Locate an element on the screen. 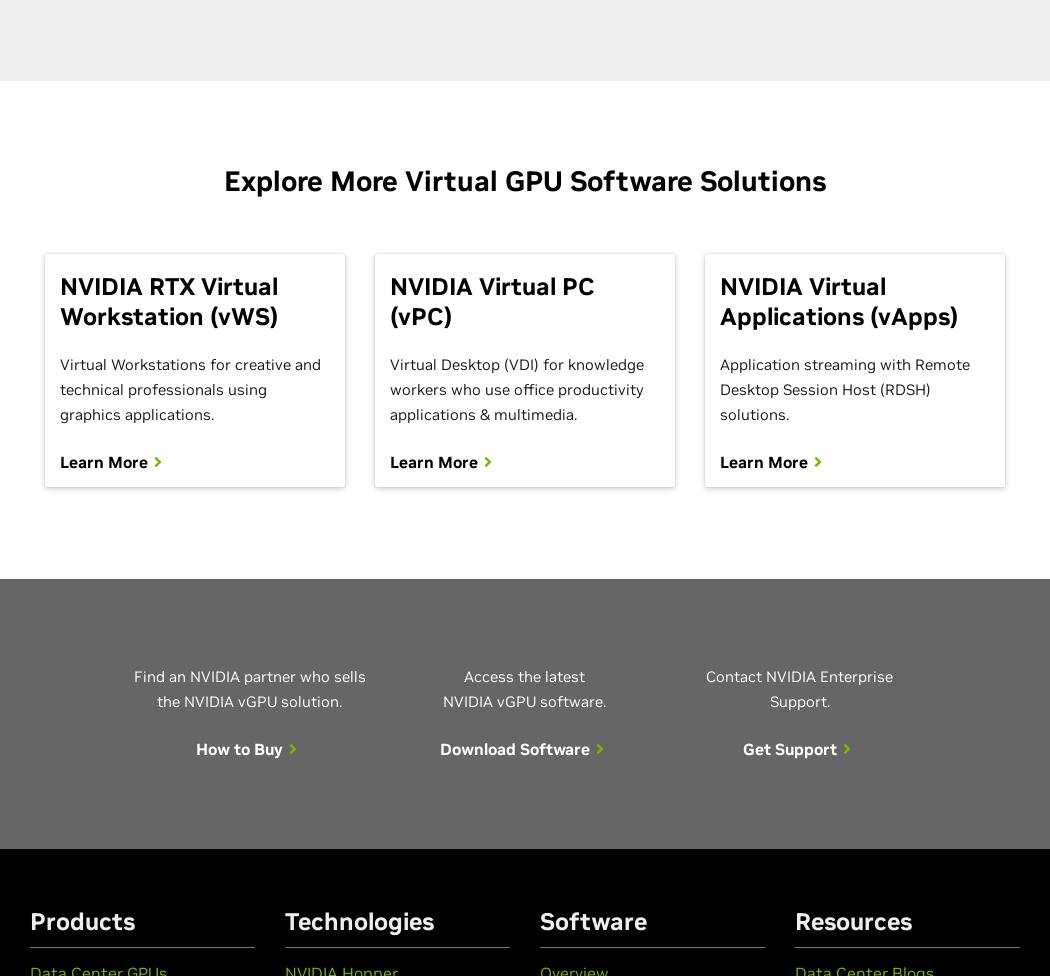 This screenshot has height=976, width=1050. 'NVIDIA Virtual PC (vPC)' is located at coordinates (490, 301).